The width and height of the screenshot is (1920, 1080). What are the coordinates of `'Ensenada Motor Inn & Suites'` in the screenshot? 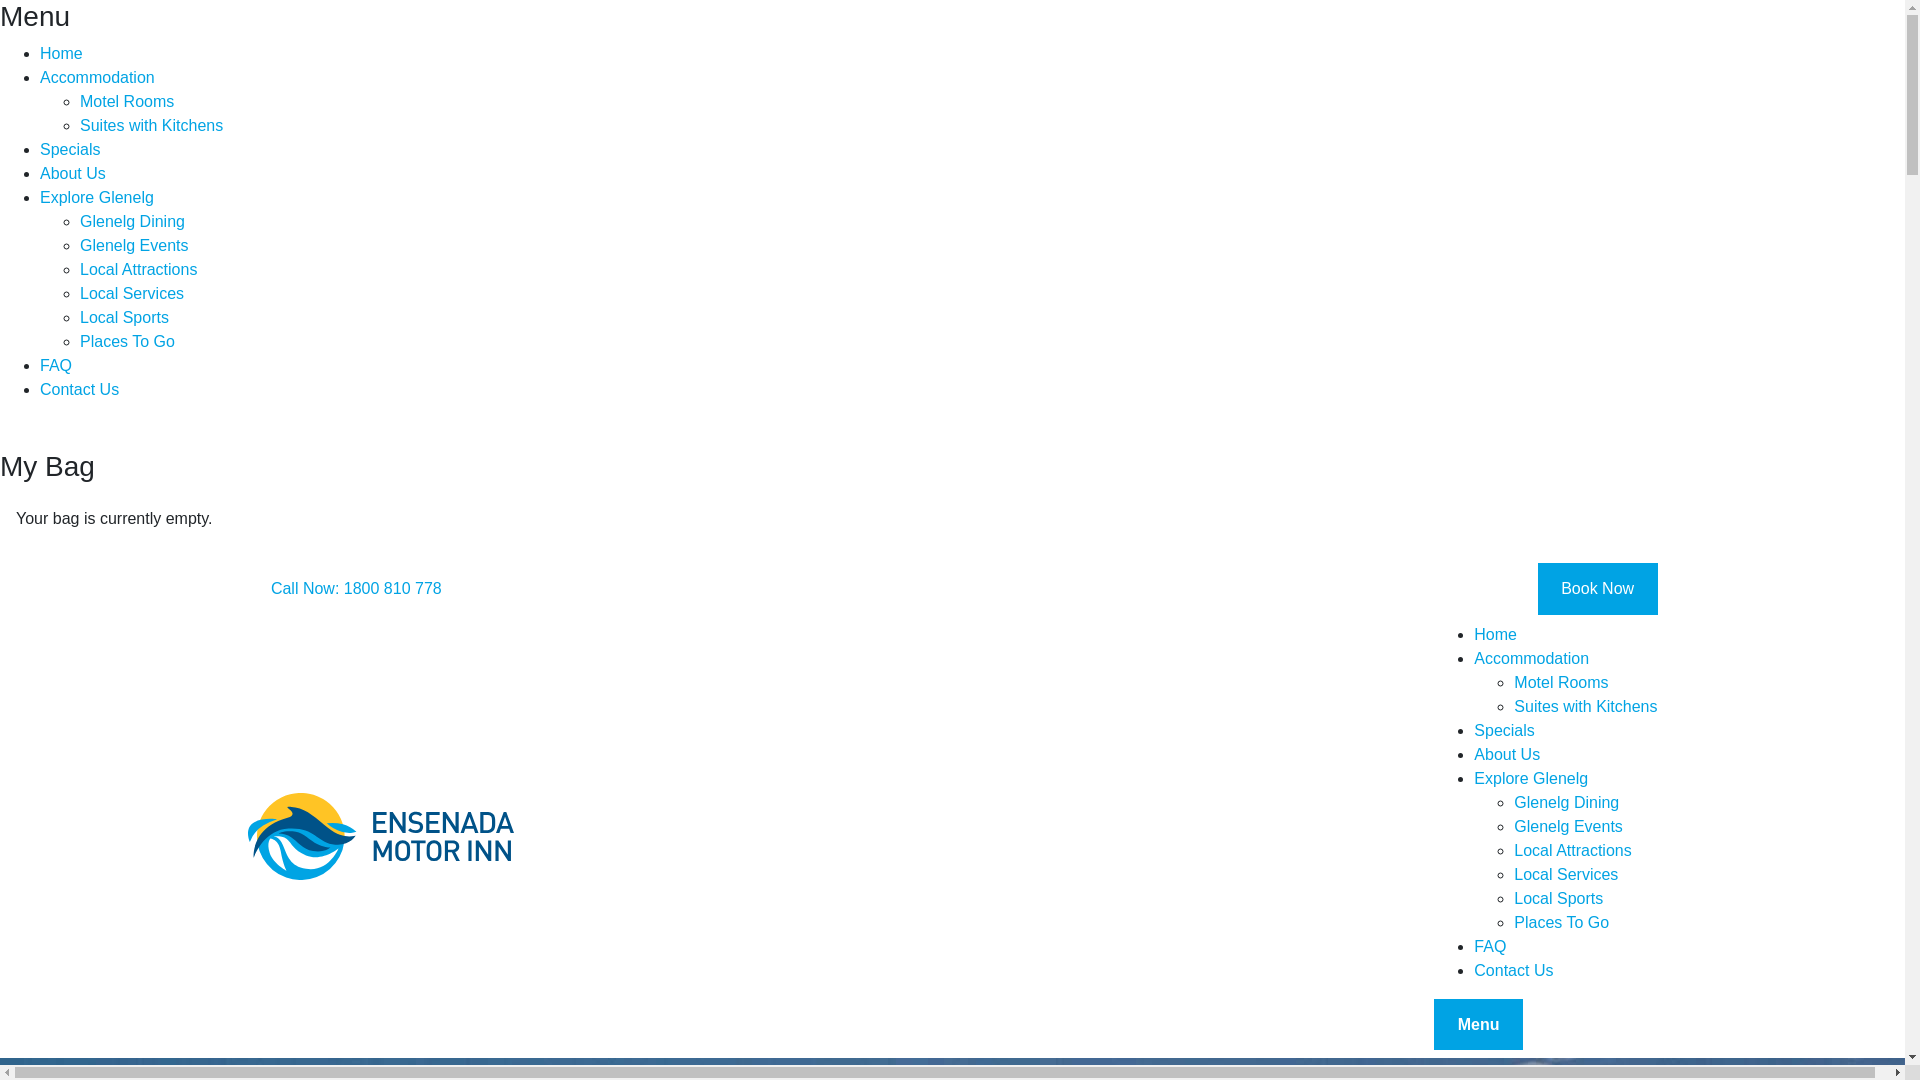 It's located at (380, 837).